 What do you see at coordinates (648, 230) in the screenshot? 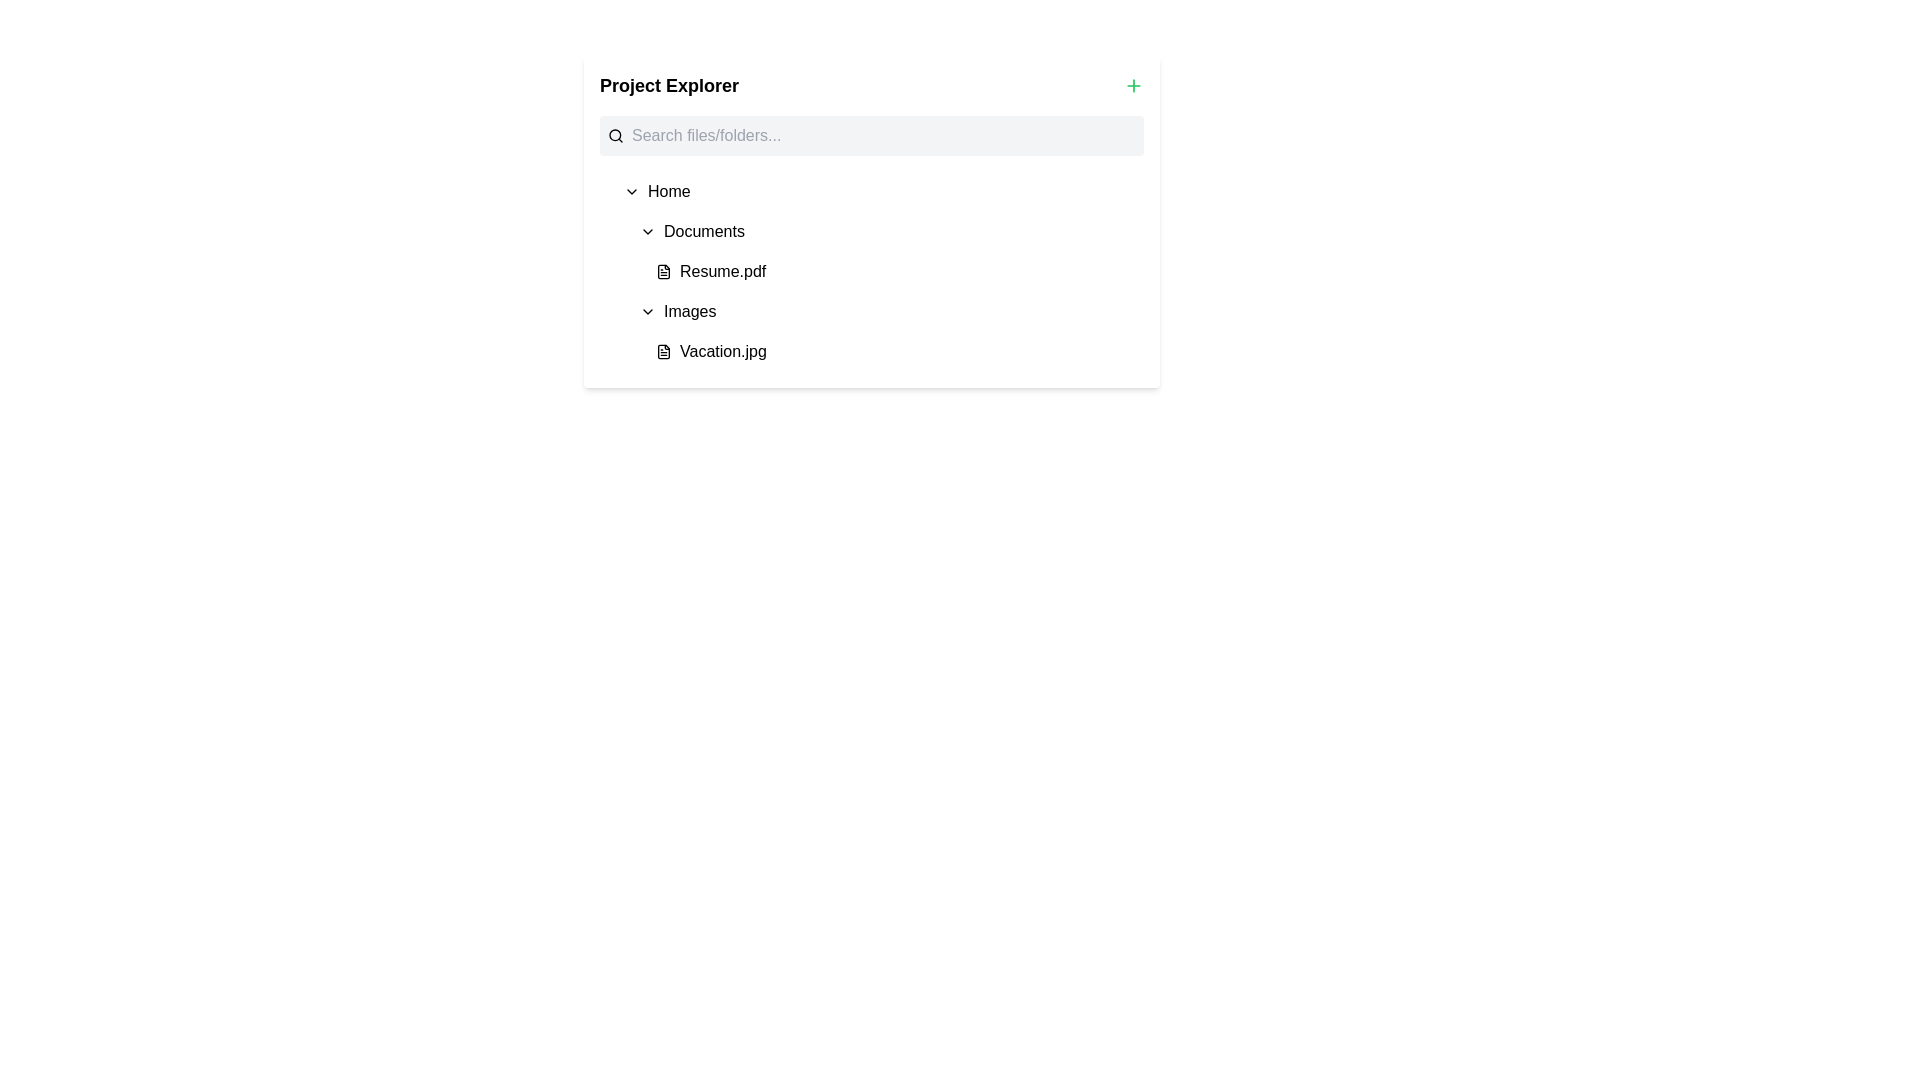
I see `the Chevron-Down icon located to the left of the 'Documents' folder label in the Project Explorer interface` at bounding box center [648, 230].